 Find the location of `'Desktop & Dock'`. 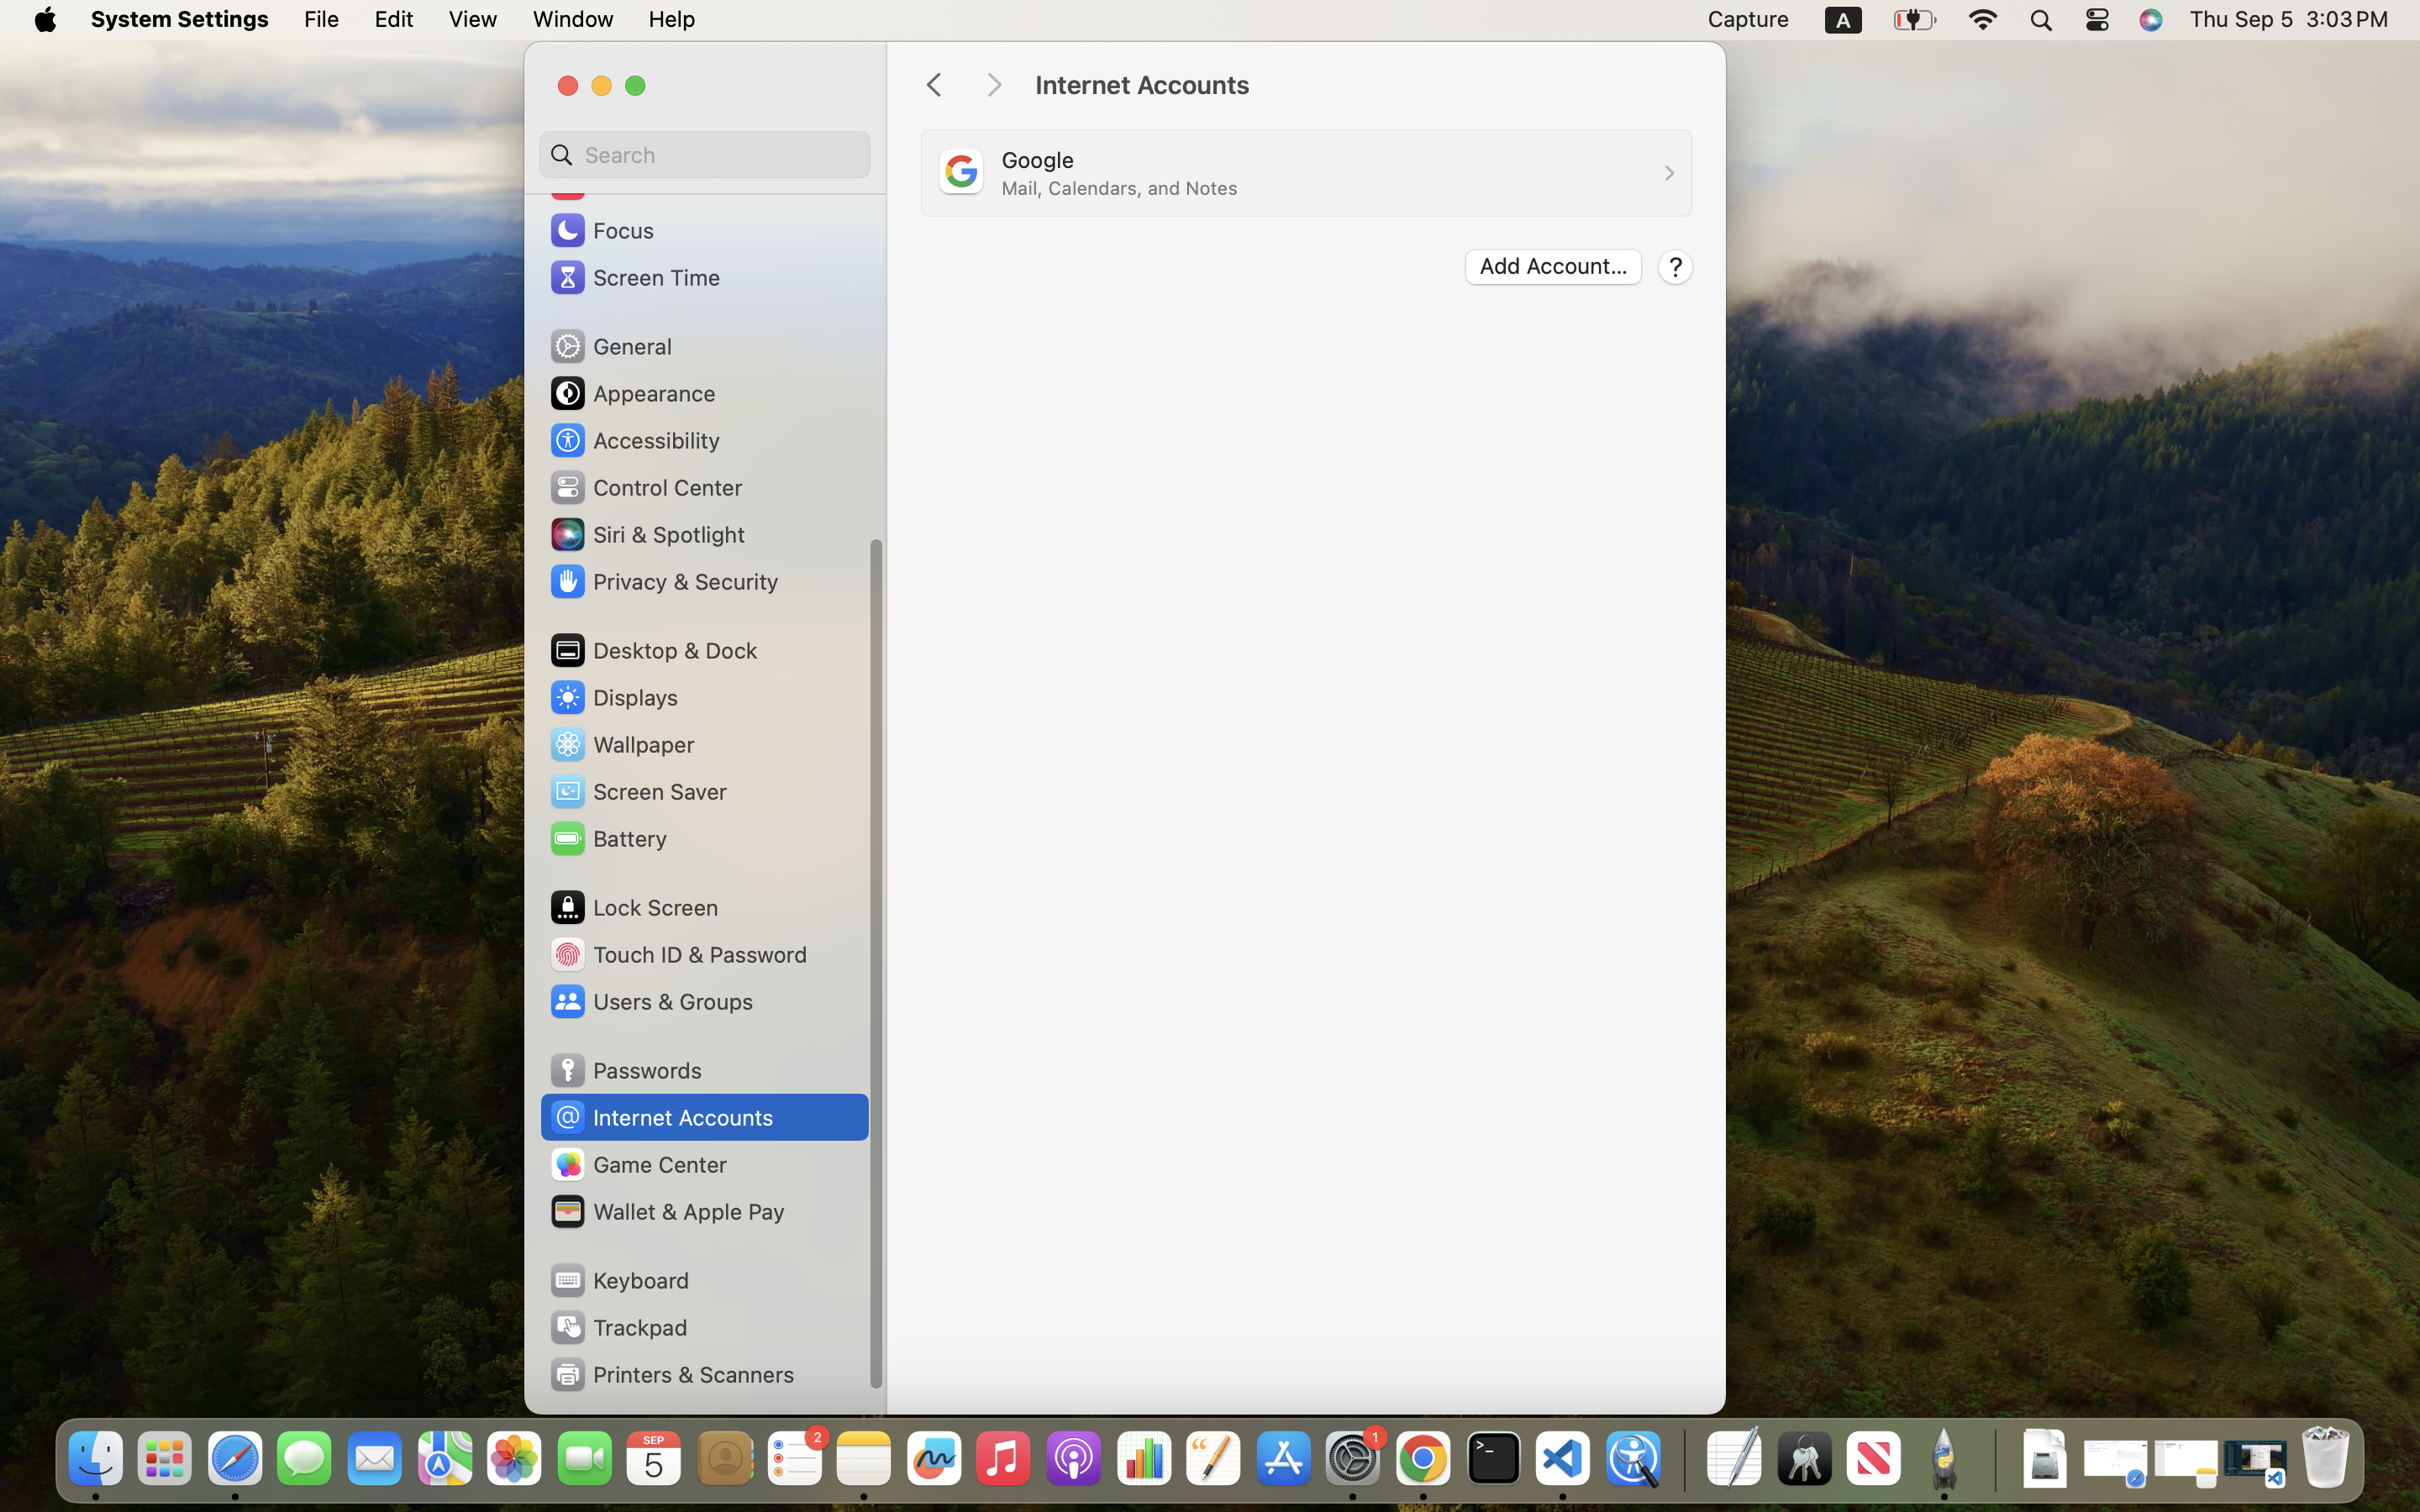

'Desktop & Dock' is located at coordinates (653, 649).